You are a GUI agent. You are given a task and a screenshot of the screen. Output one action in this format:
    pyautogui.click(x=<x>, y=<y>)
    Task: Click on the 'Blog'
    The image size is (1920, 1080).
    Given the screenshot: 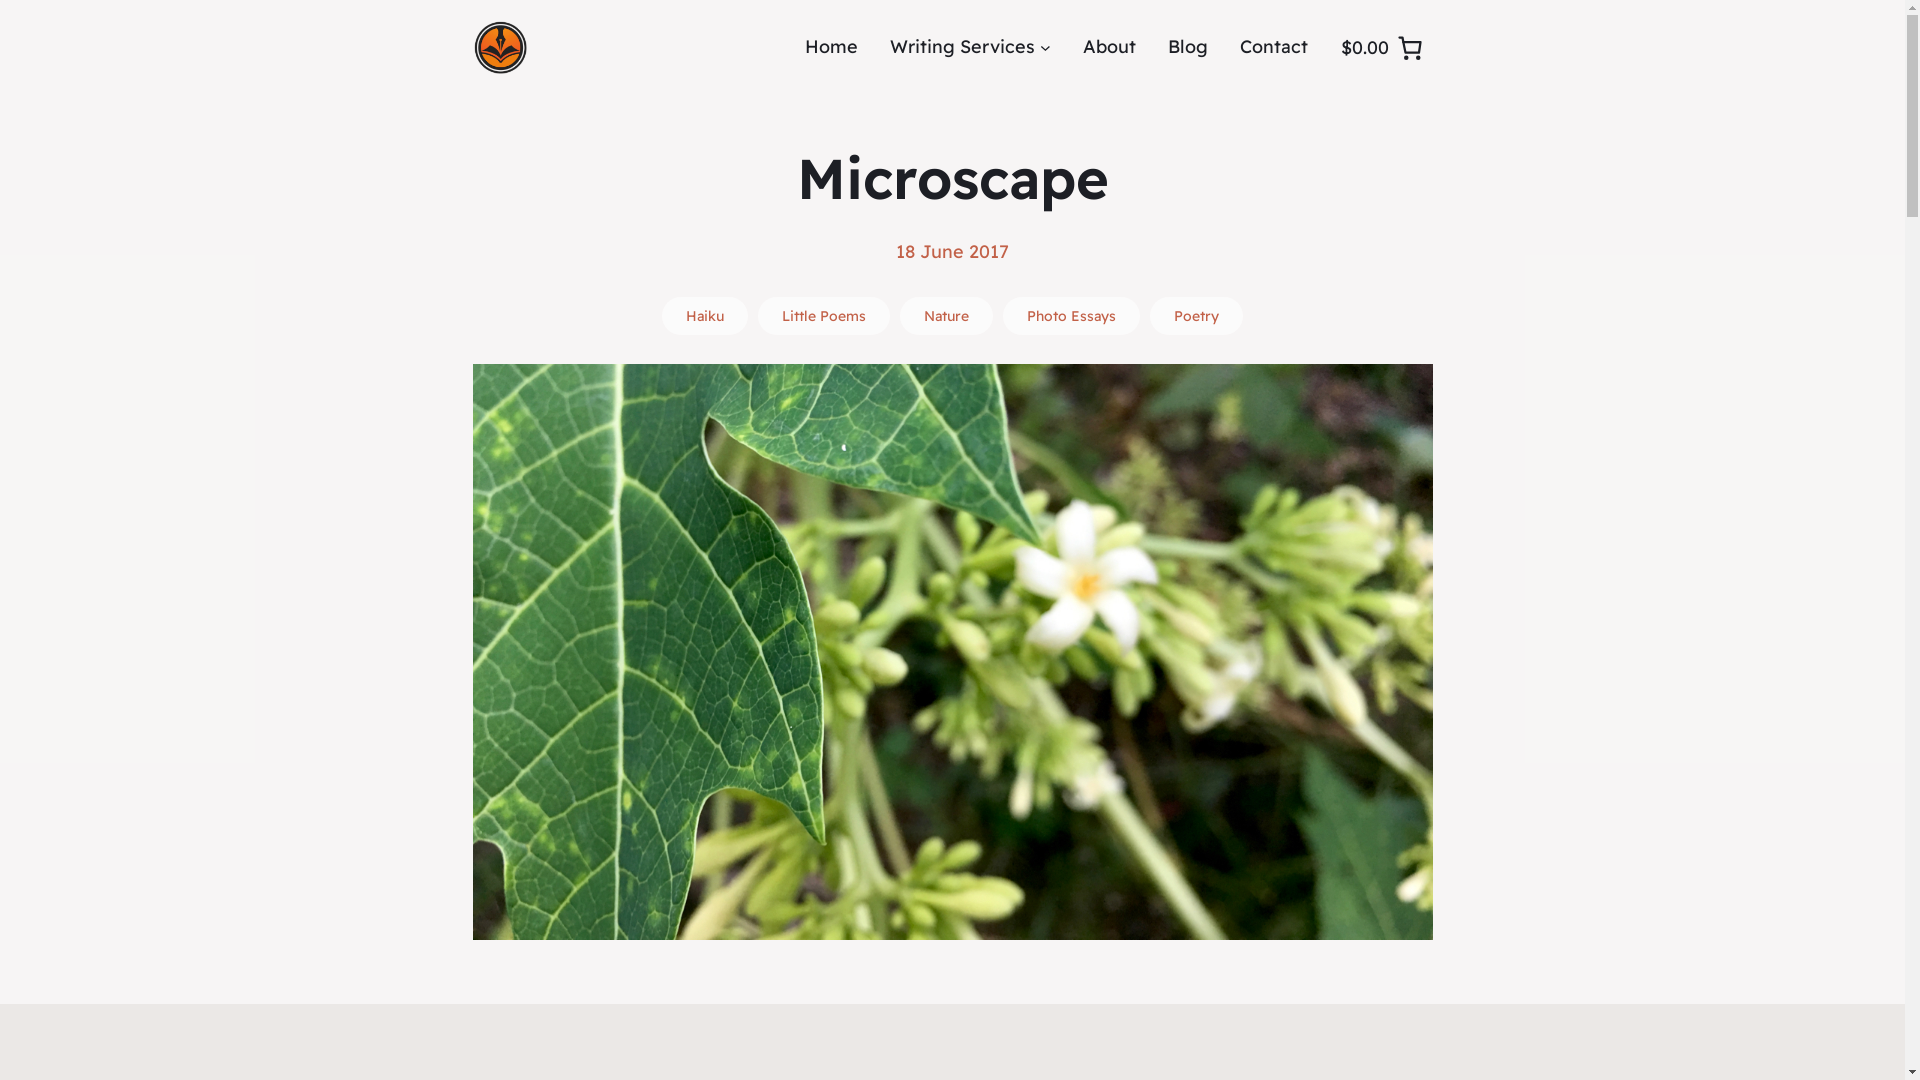 What is the action you would take?
    pyautogui.click(x=1167, y=46)
    